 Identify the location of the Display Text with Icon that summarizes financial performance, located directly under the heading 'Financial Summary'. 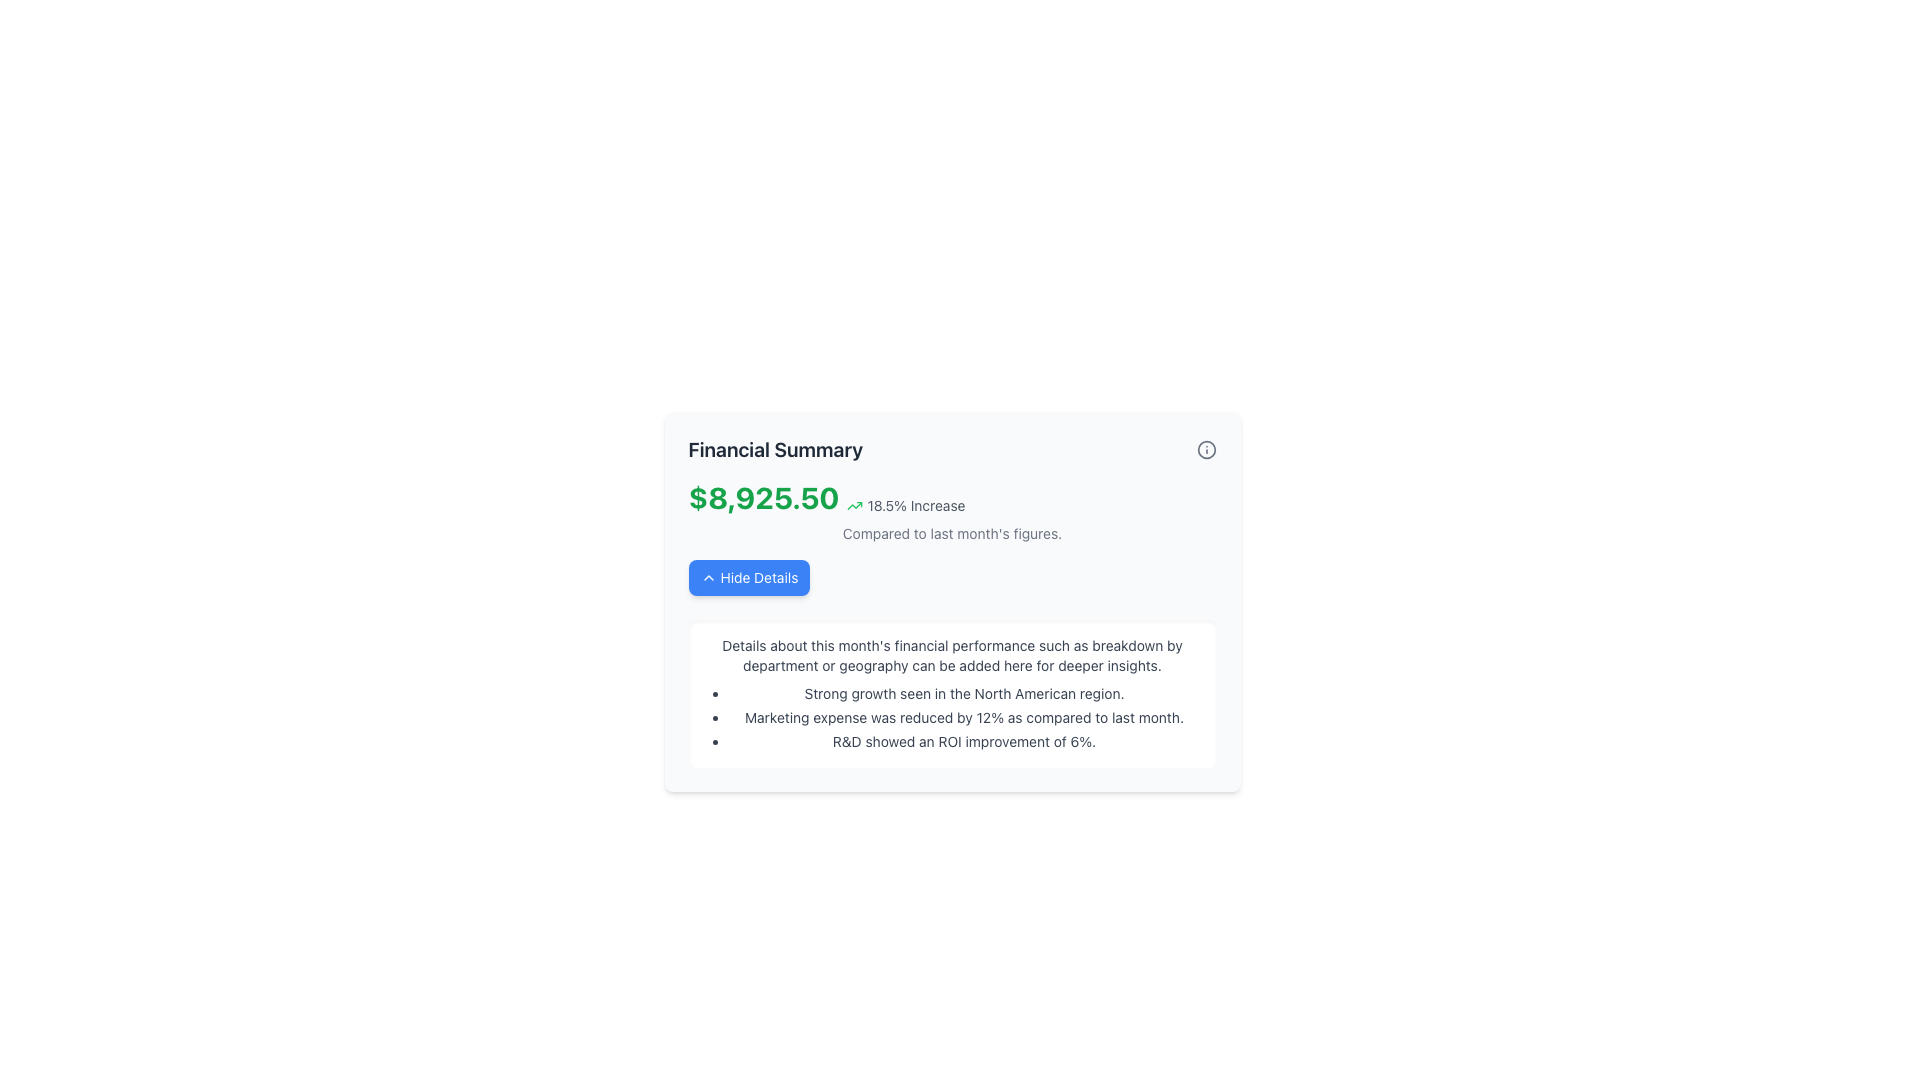
(951, 496).